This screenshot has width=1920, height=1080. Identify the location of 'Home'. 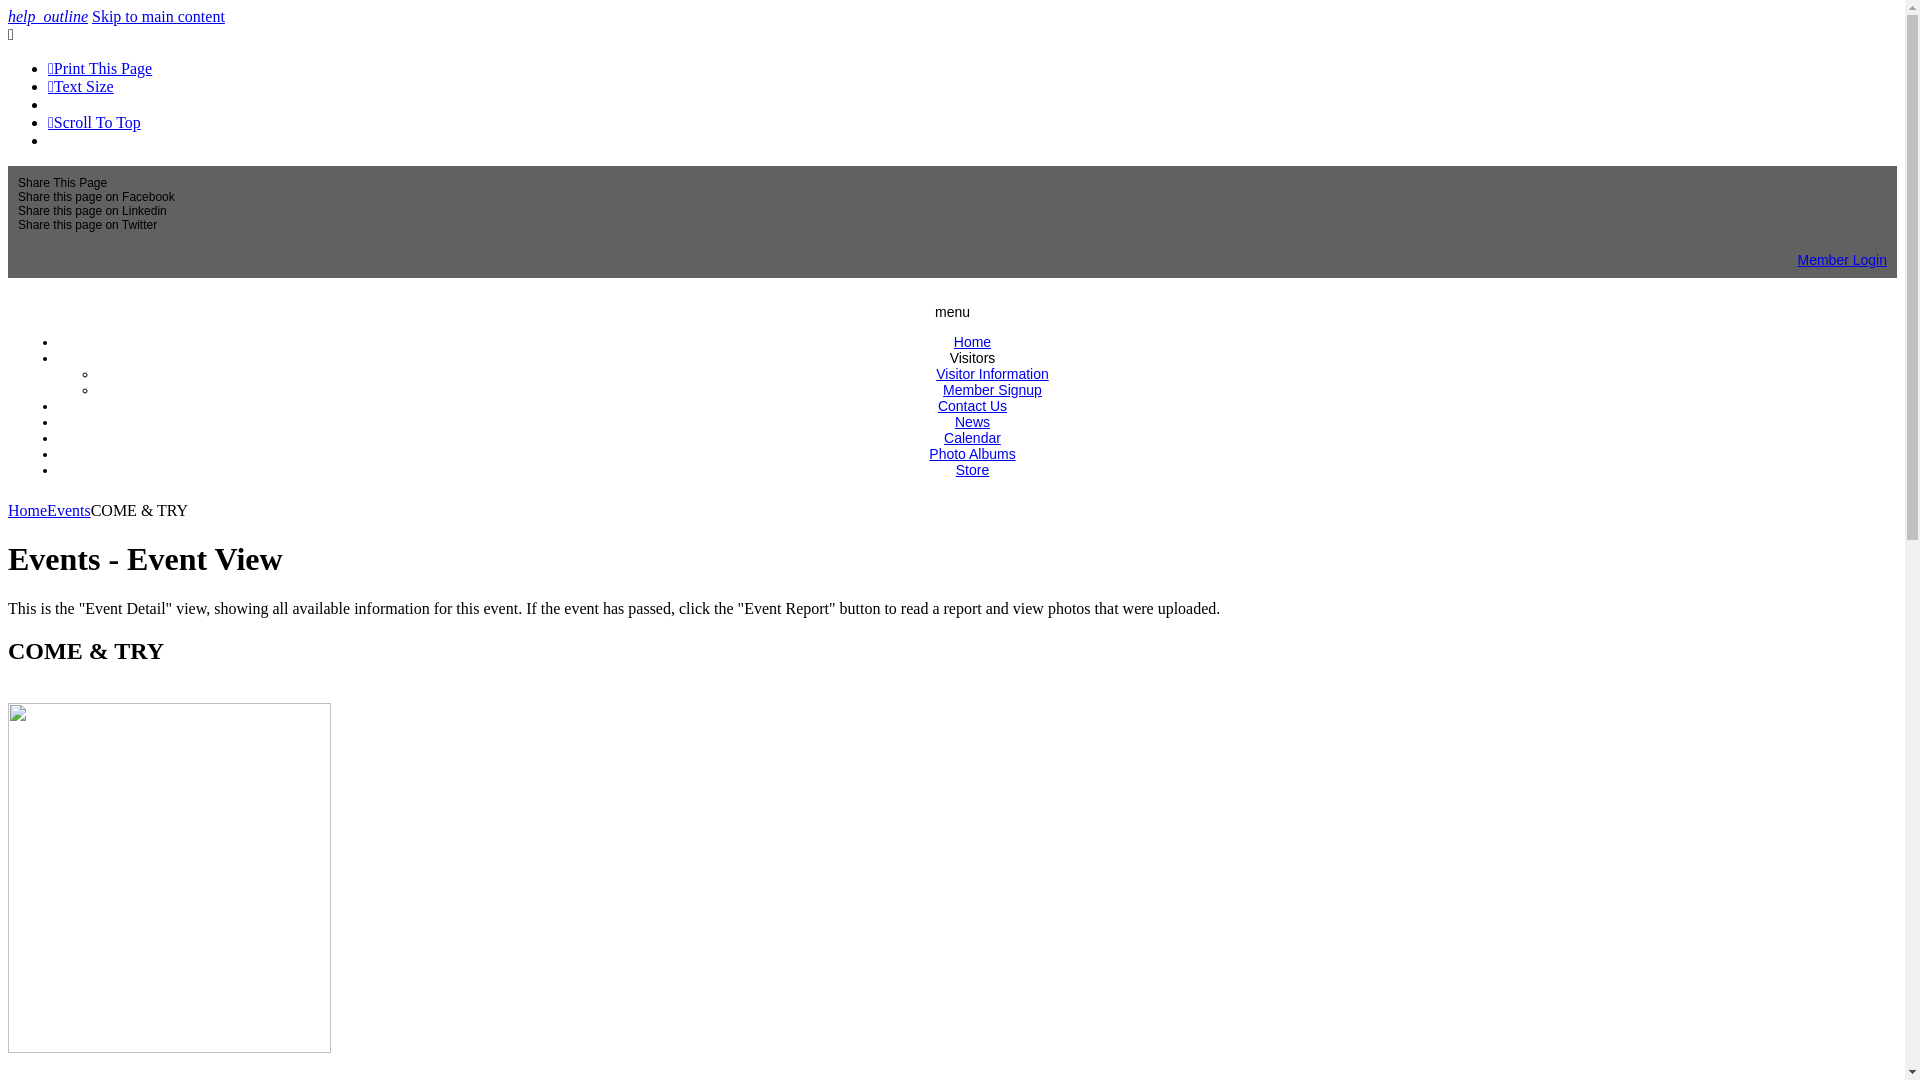
(972, 341).